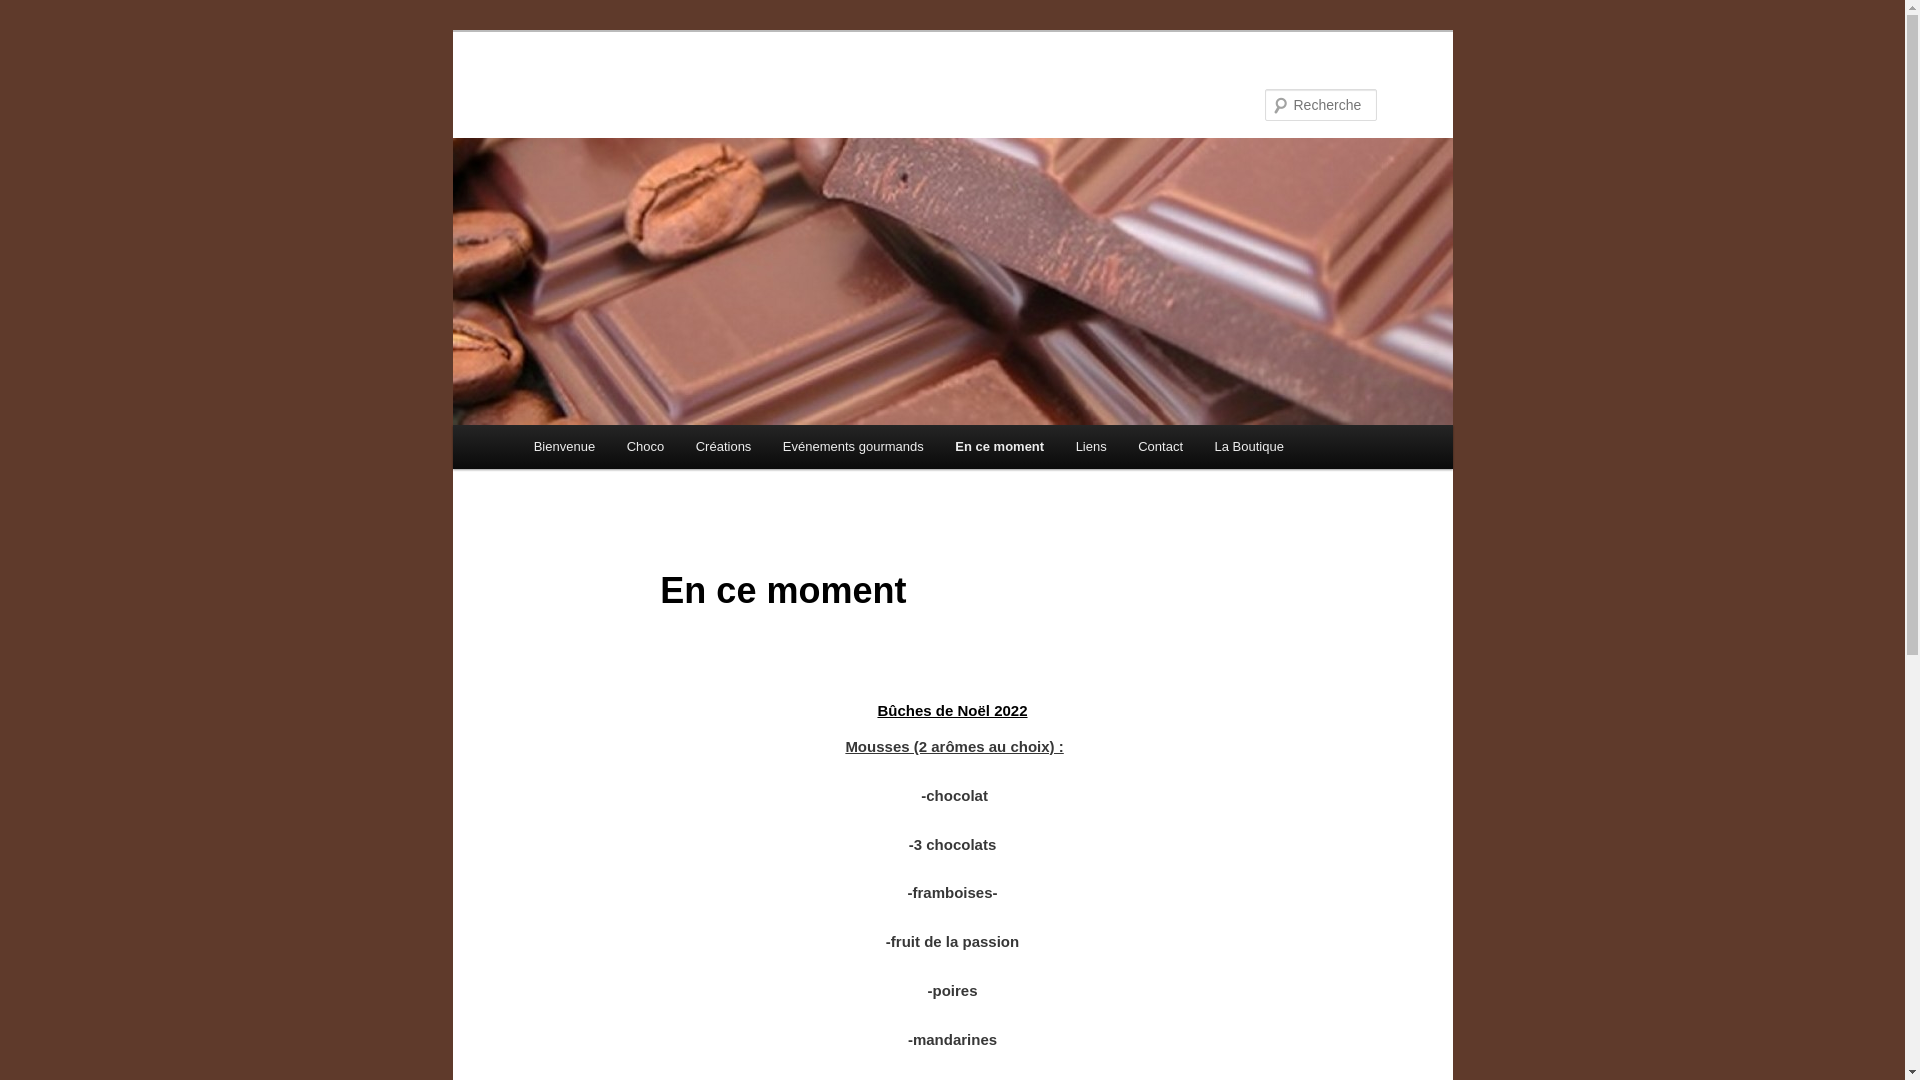 Image resolution: width=1920 pixels, height=1080 pixels. I want to click on 'Liens', so click(1059, 445).